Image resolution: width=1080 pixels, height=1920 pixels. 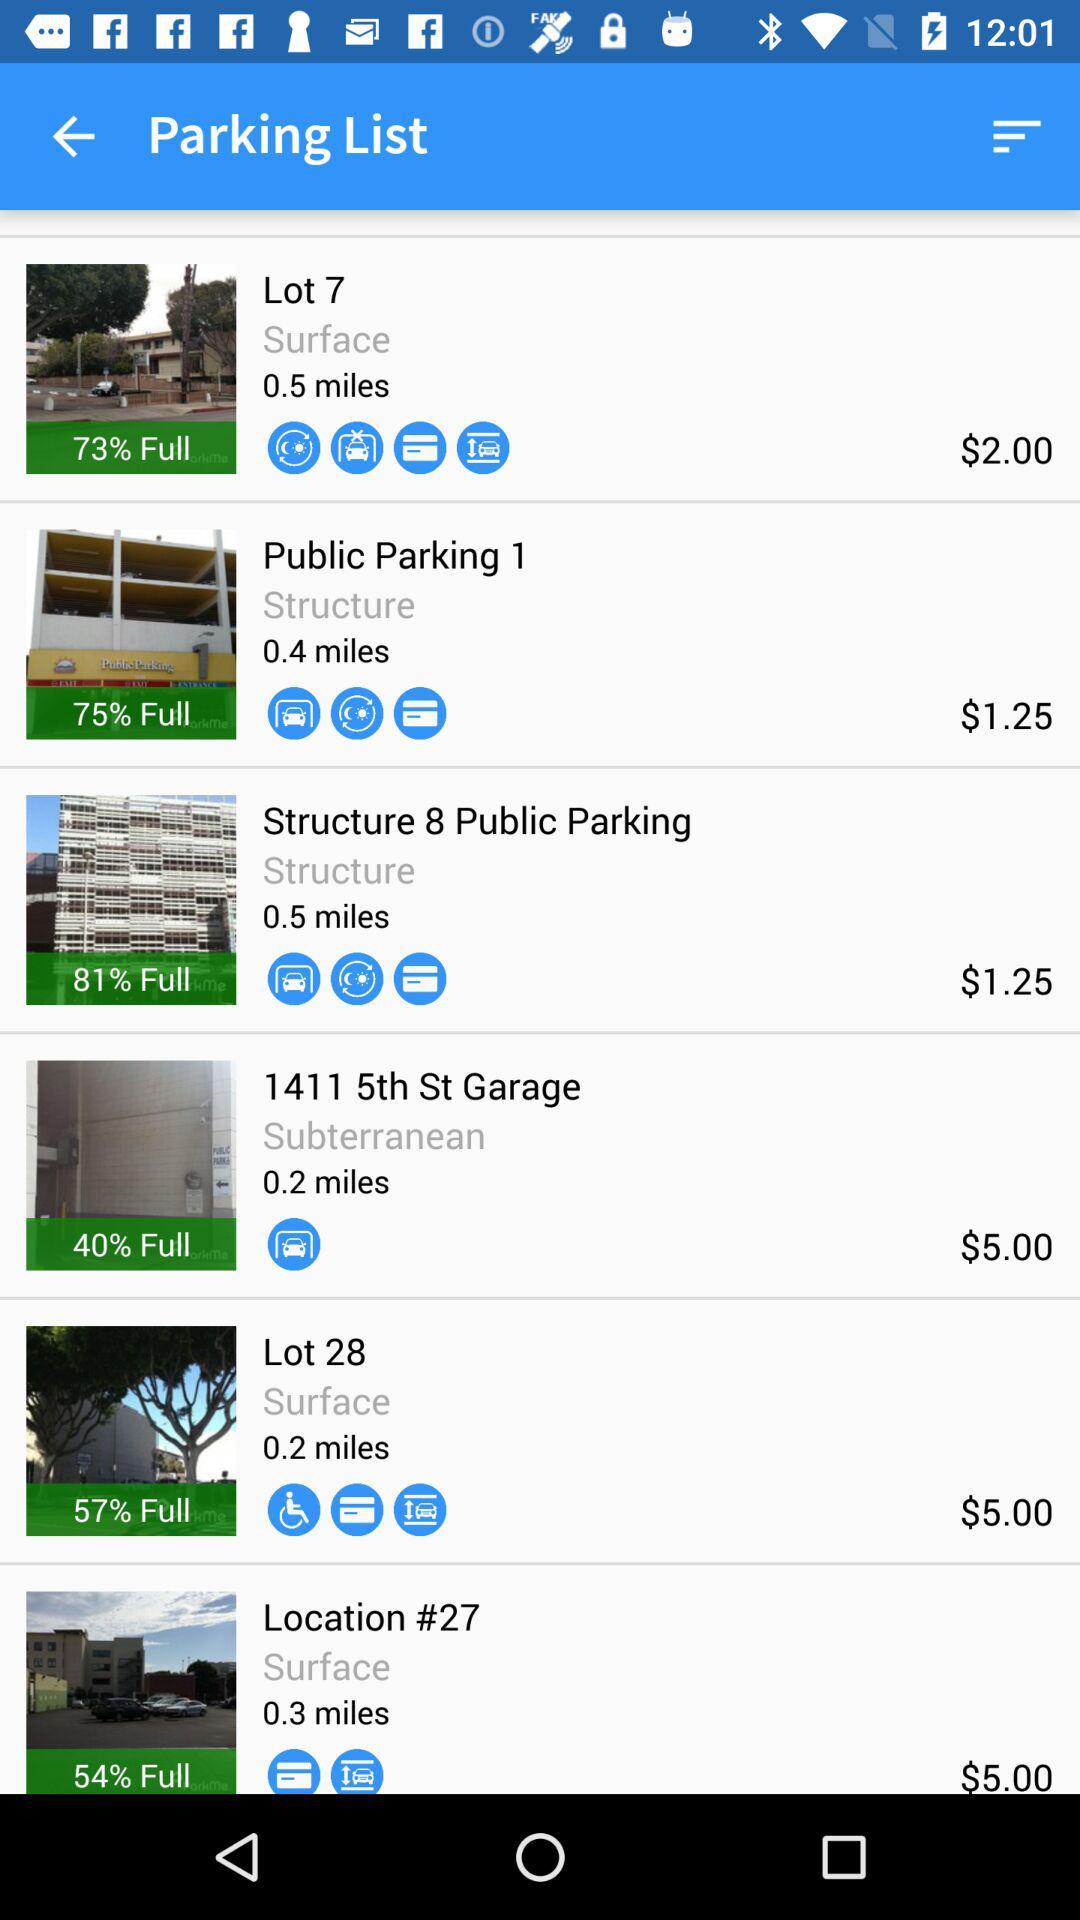 What do you see at coordinates (419, 978) in the screenshot?
I see `the item above 1411 5th st` at bounding box center [419, 978].